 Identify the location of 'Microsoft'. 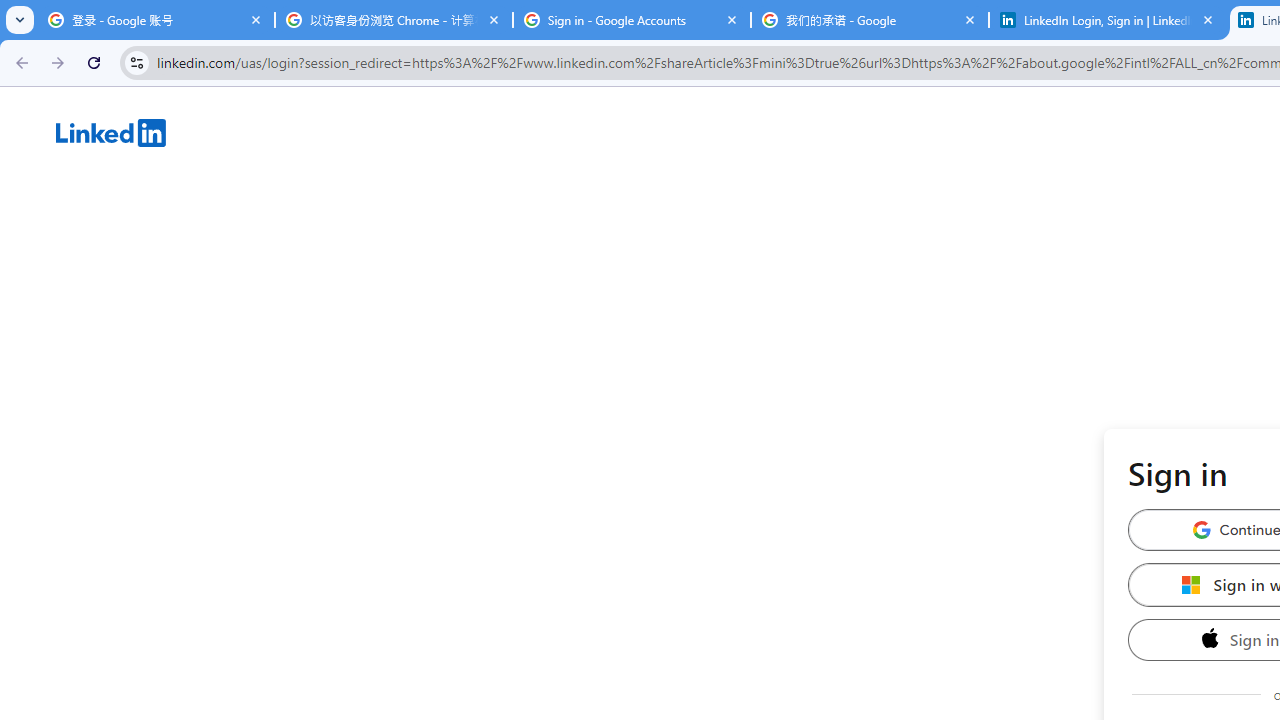
(1191, 584).